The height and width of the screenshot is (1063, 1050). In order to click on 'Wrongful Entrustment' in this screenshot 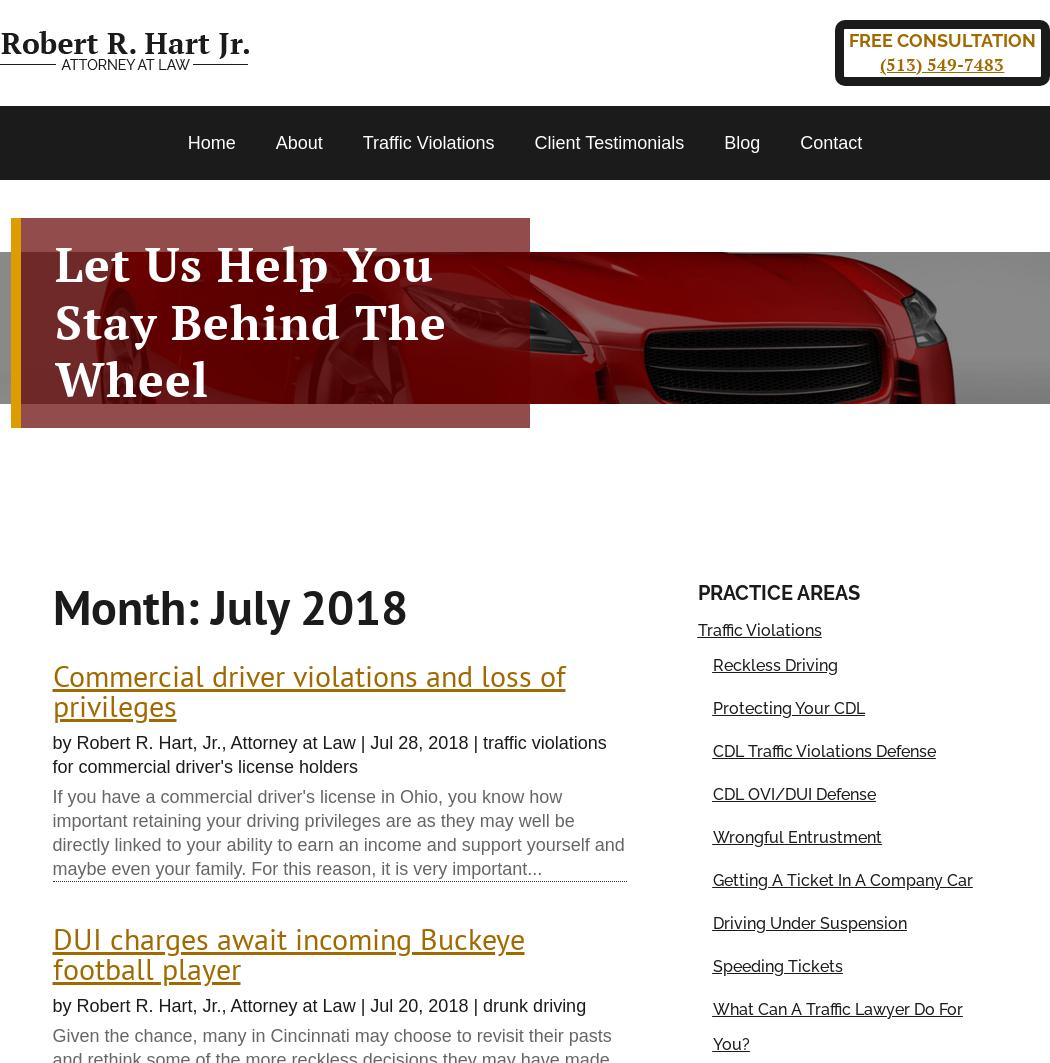, I will do `click(712, 835)`.